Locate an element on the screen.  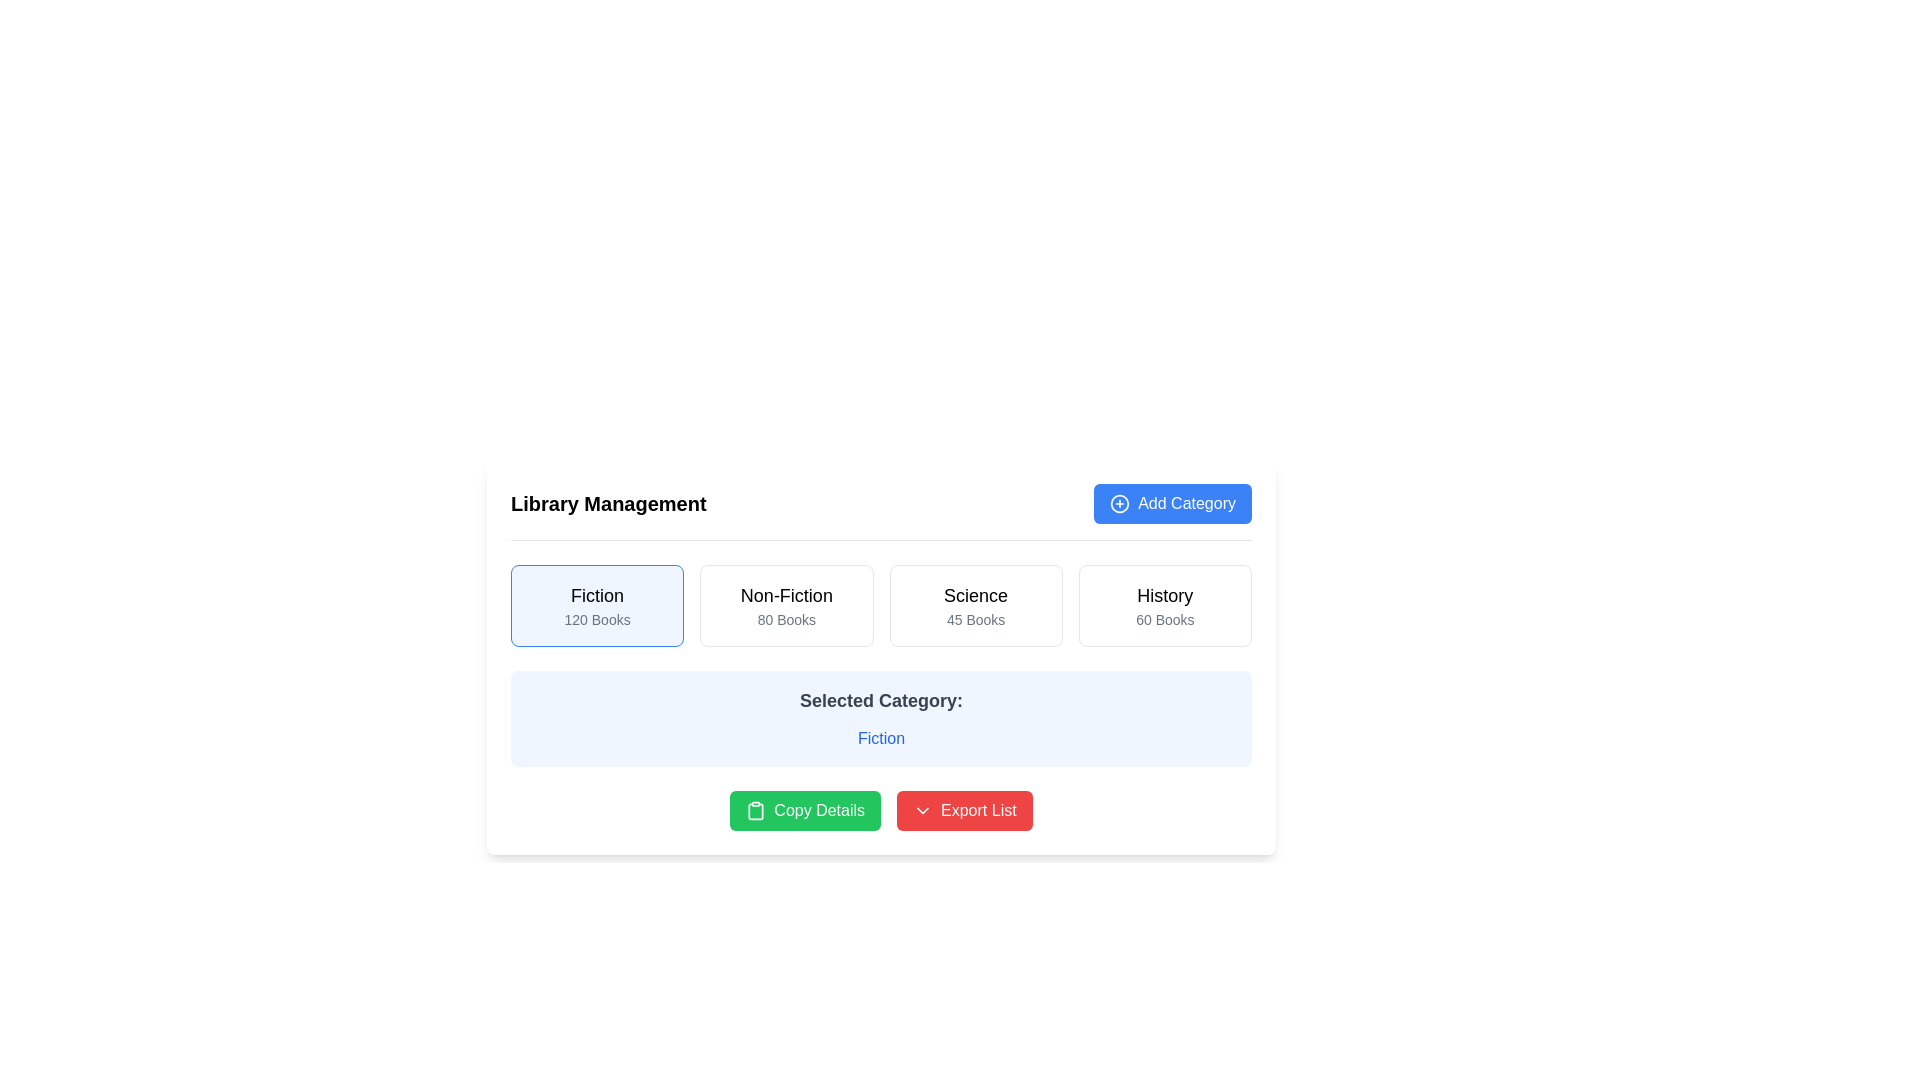
the text label displaying the count of books is located at coordinates (596, 619).